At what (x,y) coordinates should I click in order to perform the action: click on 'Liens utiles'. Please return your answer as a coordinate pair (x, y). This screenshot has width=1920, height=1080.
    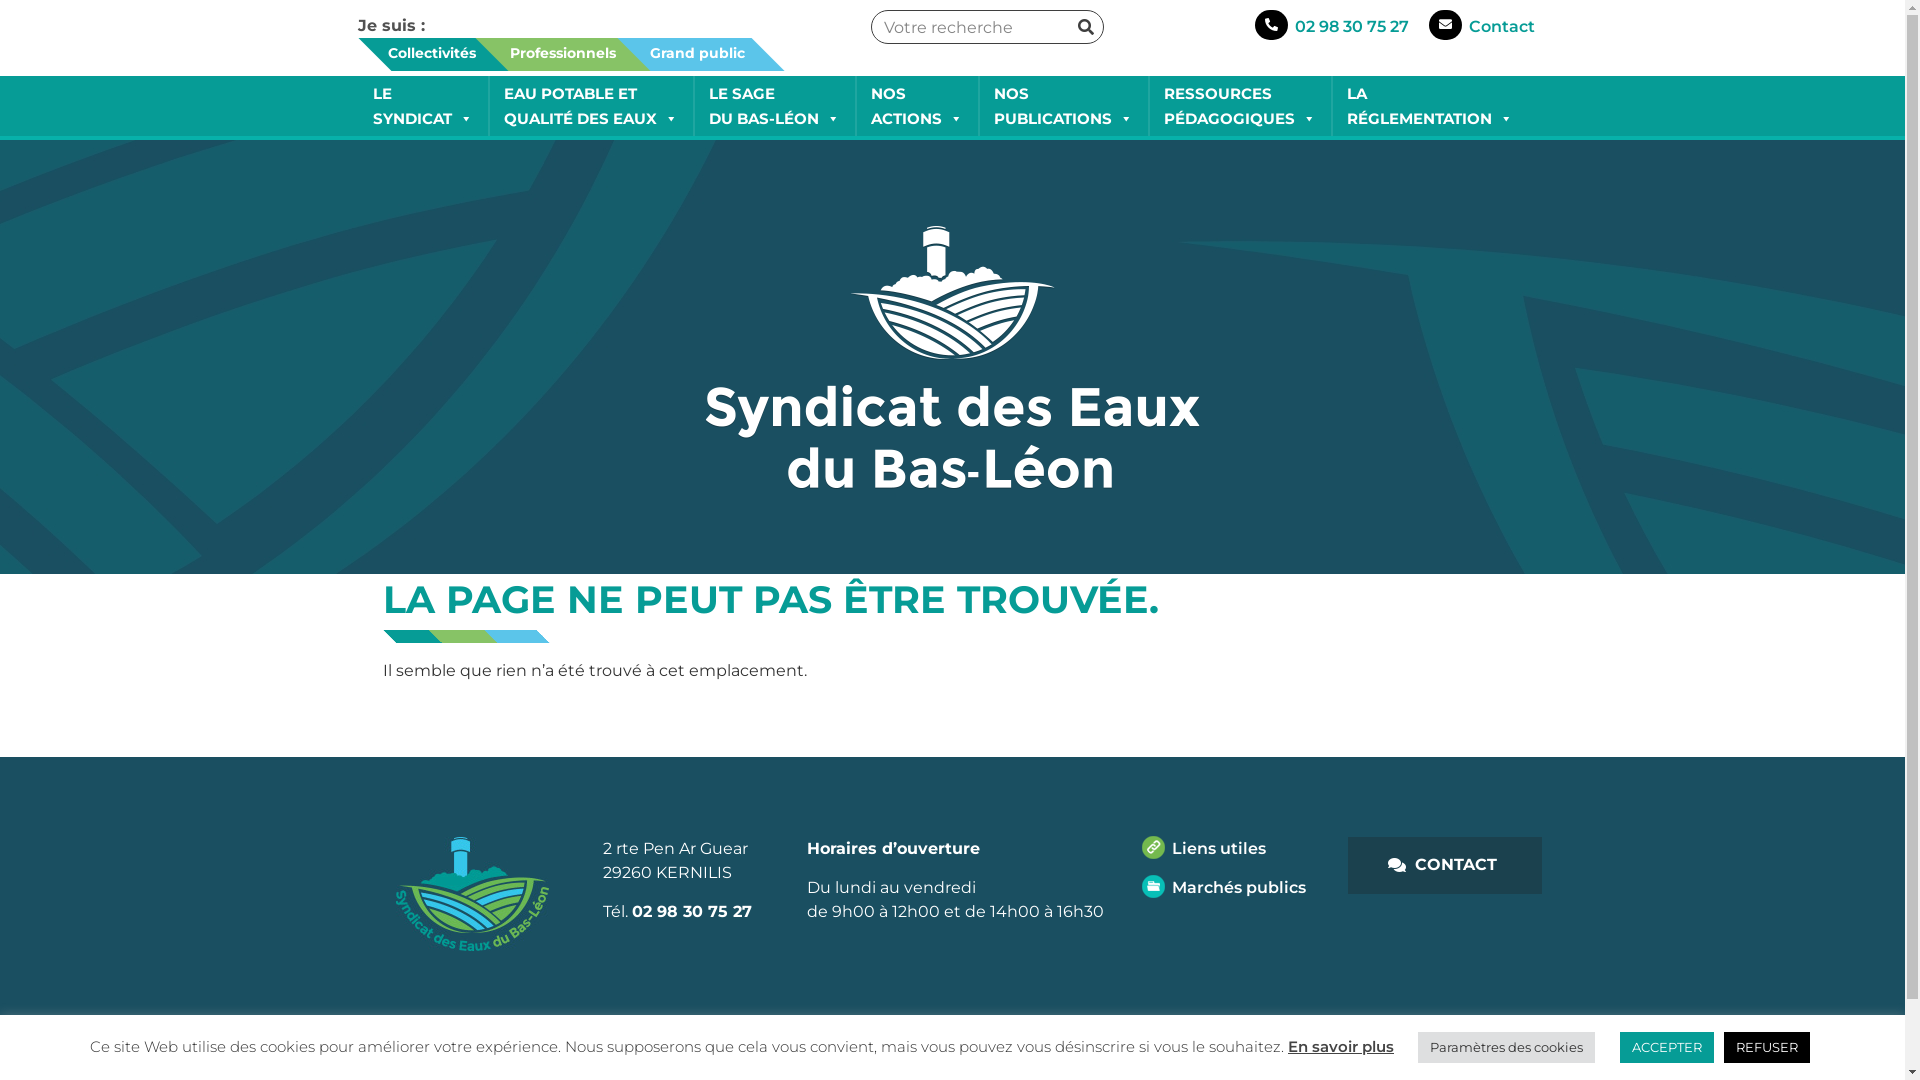
    Looking at the image, I should click on (1142, 848).